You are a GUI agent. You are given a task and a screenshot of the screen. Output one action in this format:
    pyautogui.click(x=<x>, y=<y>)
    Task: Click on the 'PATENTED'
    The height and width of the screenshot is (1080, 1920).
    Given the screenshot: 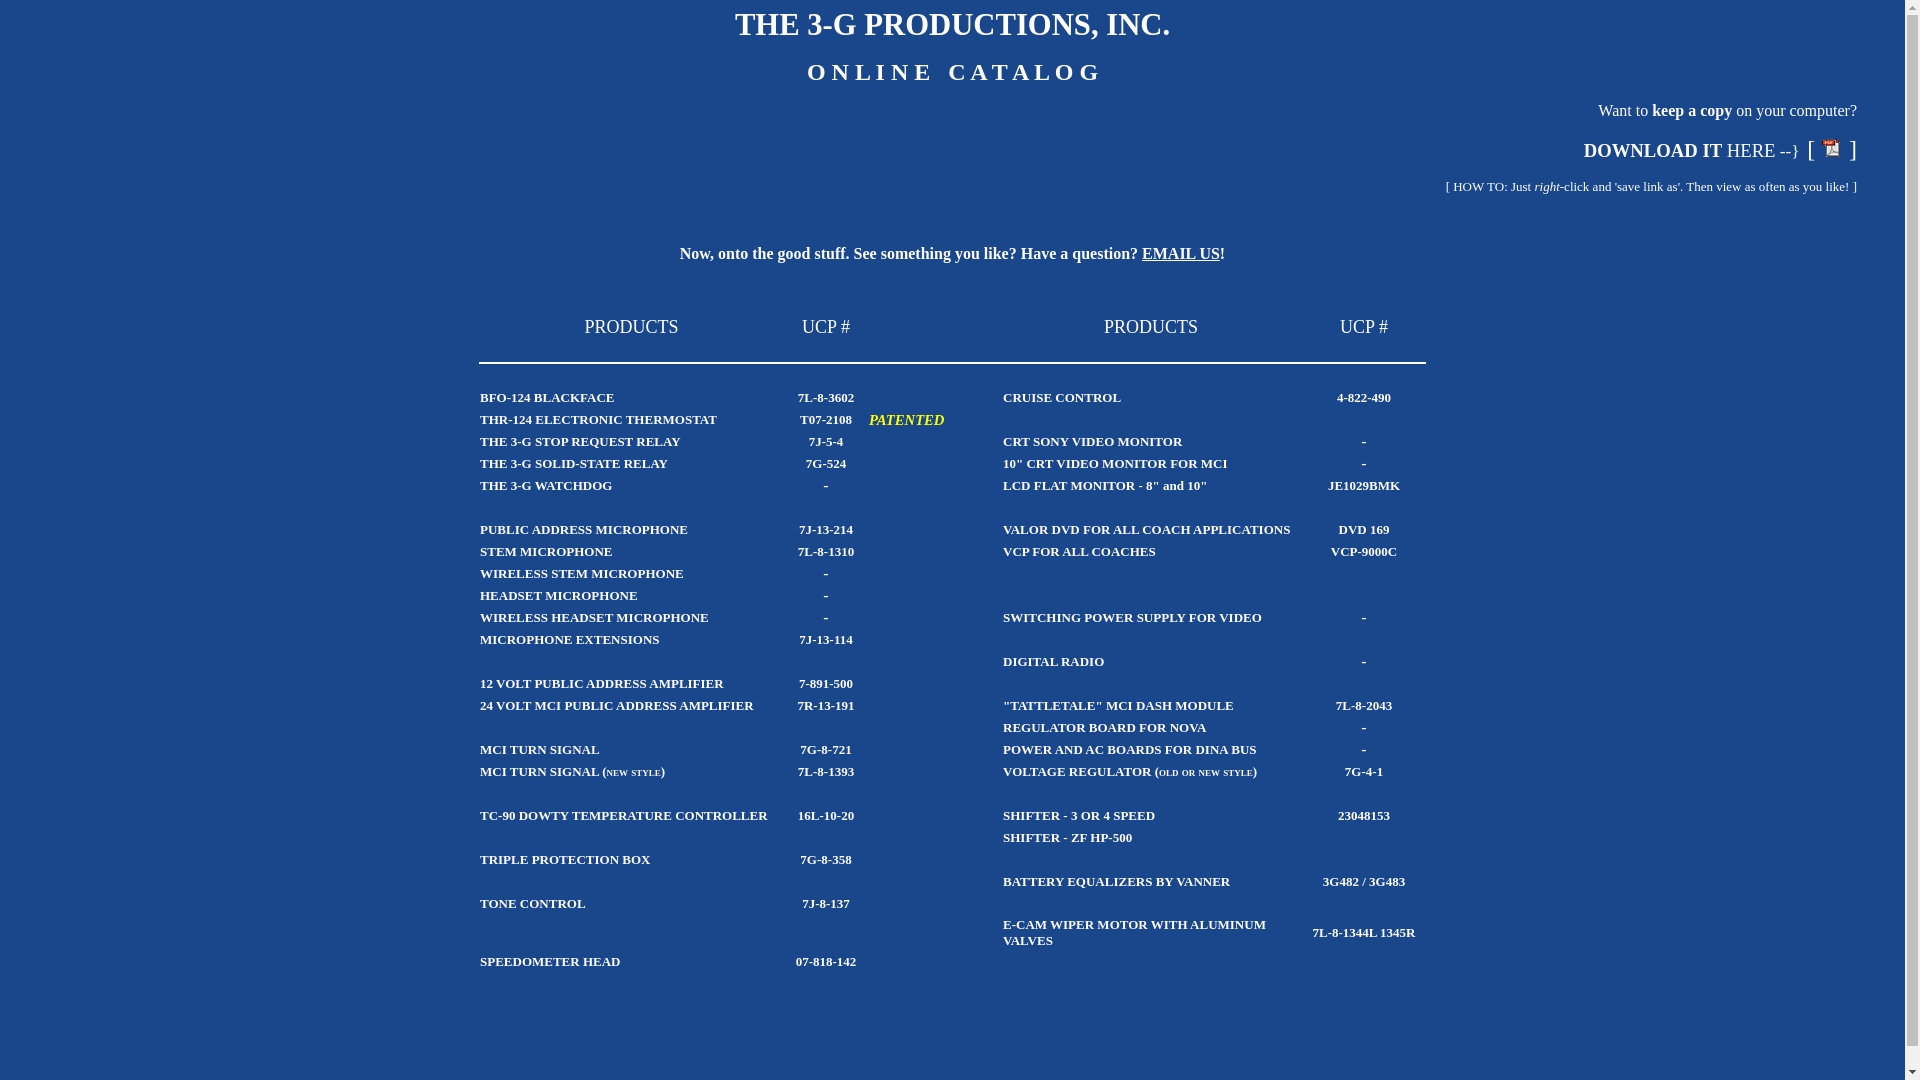 What is the action you would take?
    pyautogui.click(x=905, y=417)
    